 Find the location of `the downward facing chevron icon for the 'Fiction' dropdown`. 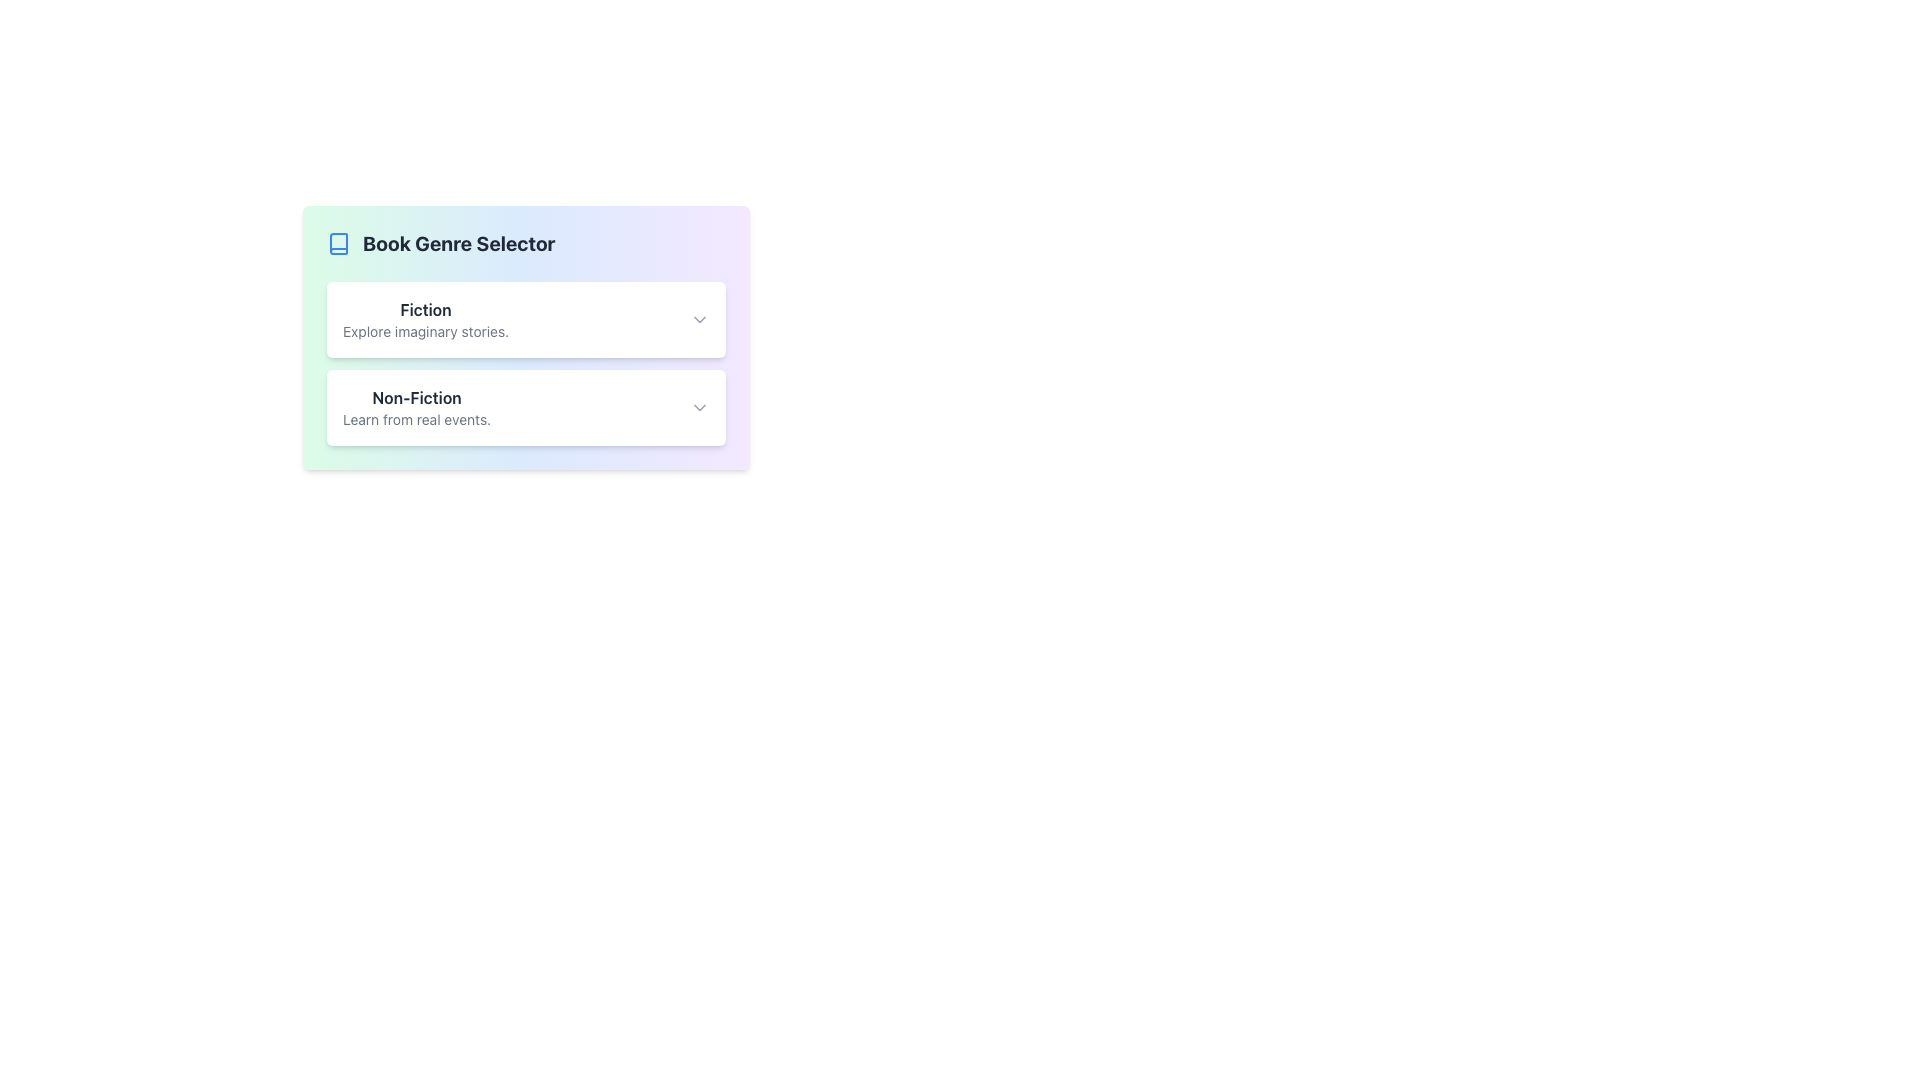

the downward facing chevron icon for the 'Fiction' dropdown is located at coordinates (700, 319).